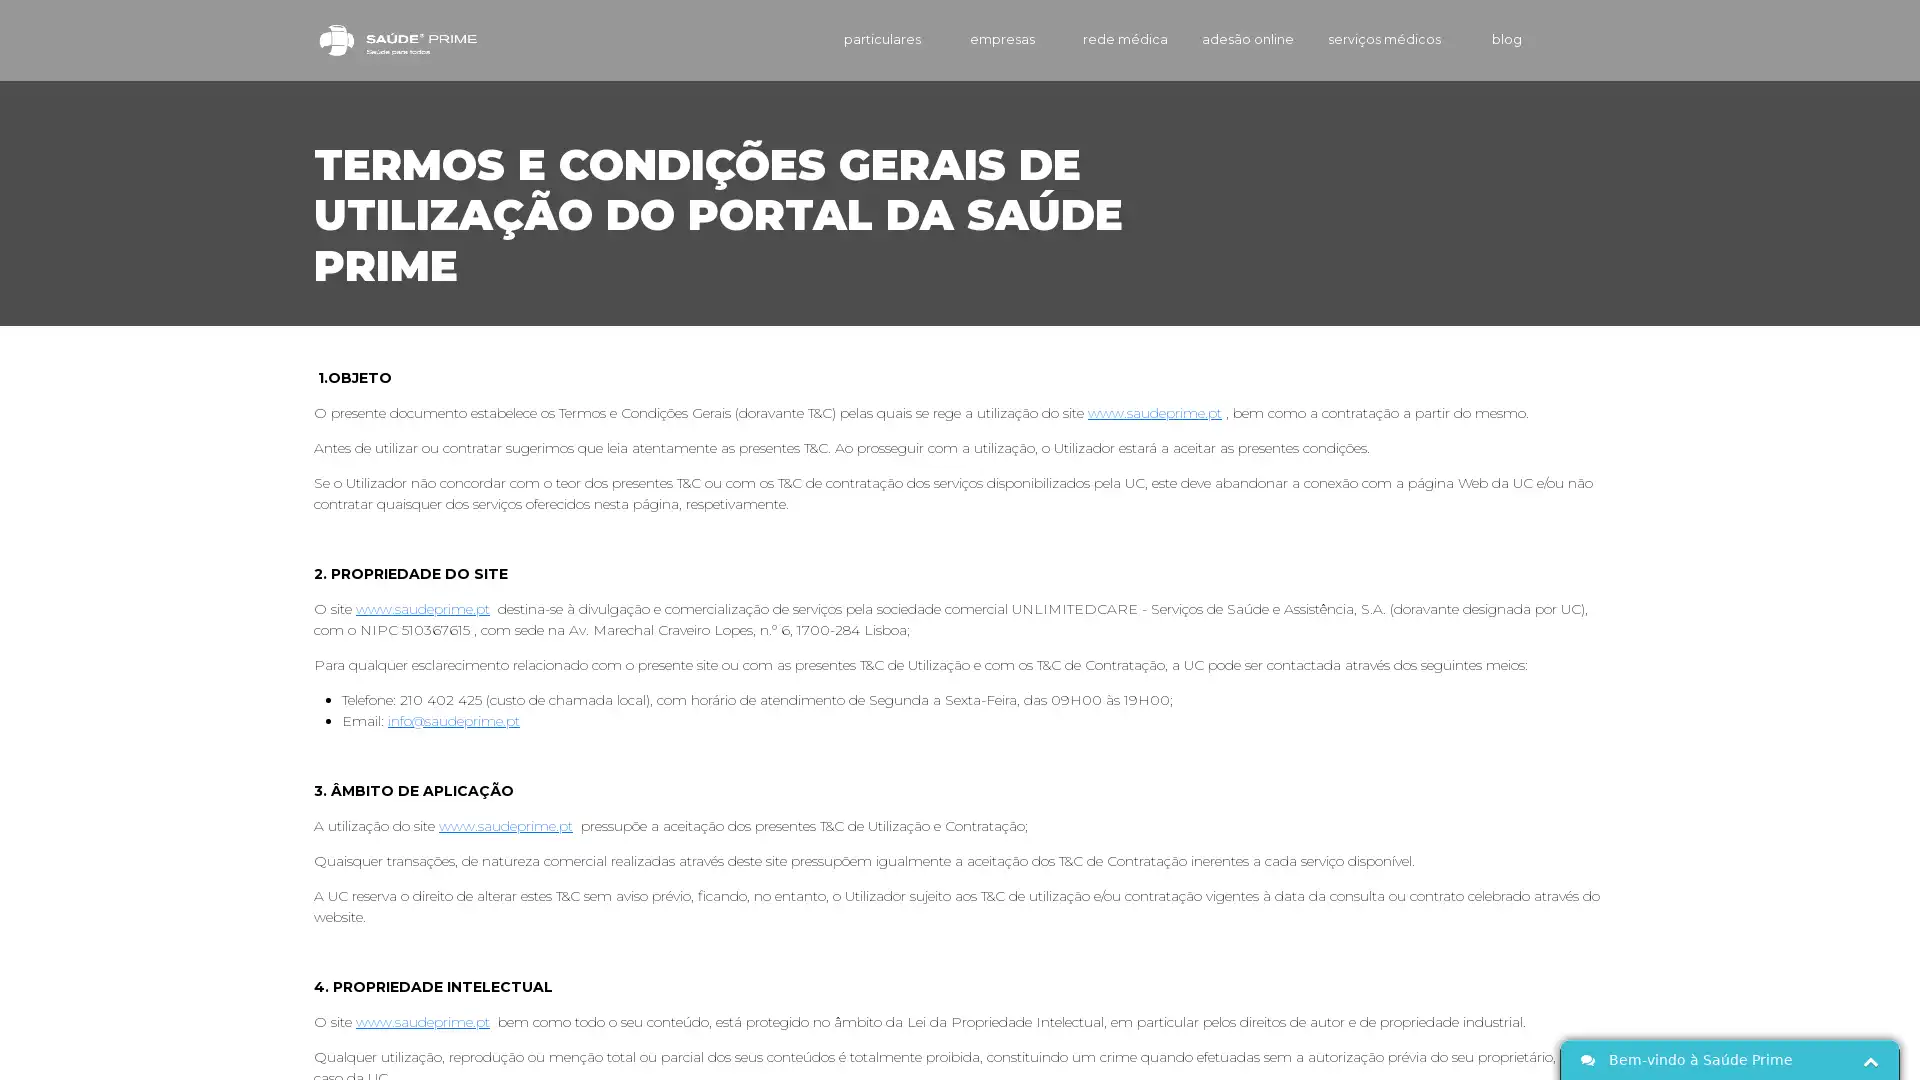 Image resolution: width=1920 pixels, height=1080 pixels. I want to click on rede medica, so click(1094, 39).